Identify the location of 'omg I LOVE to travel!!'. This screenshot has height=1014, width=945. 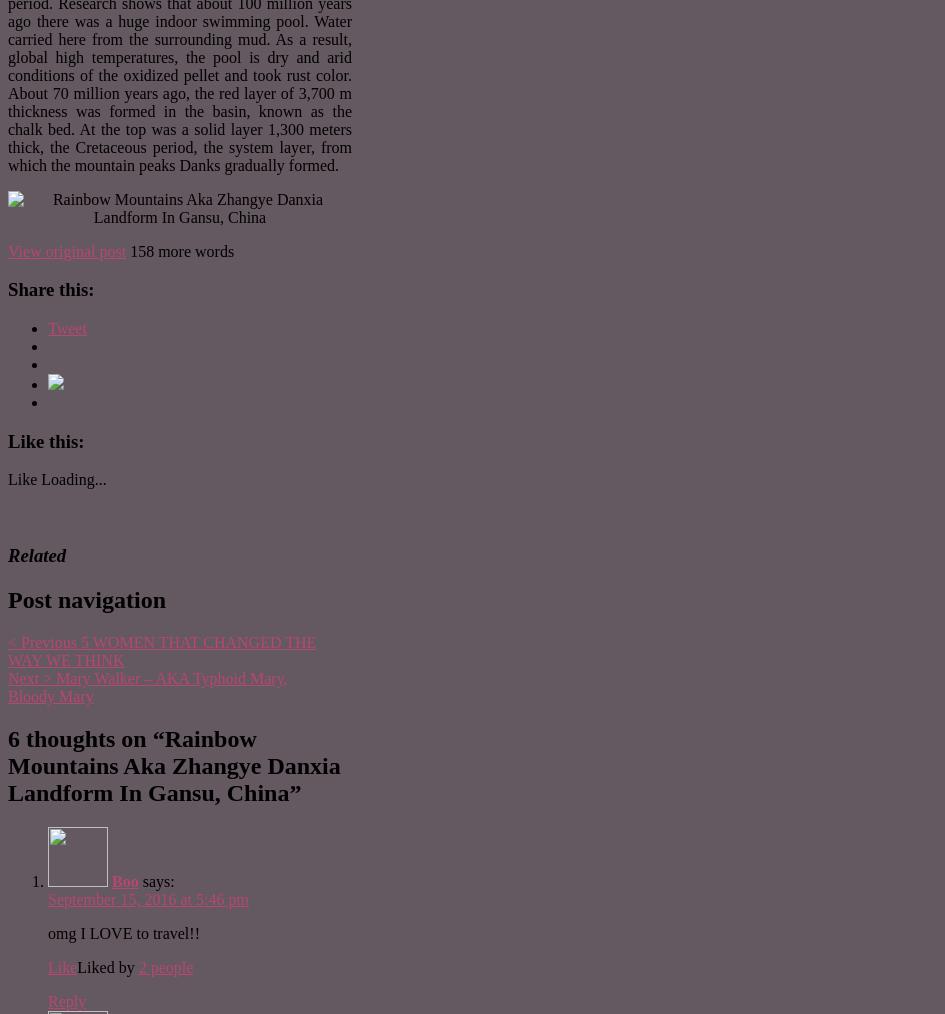
(122, 932).